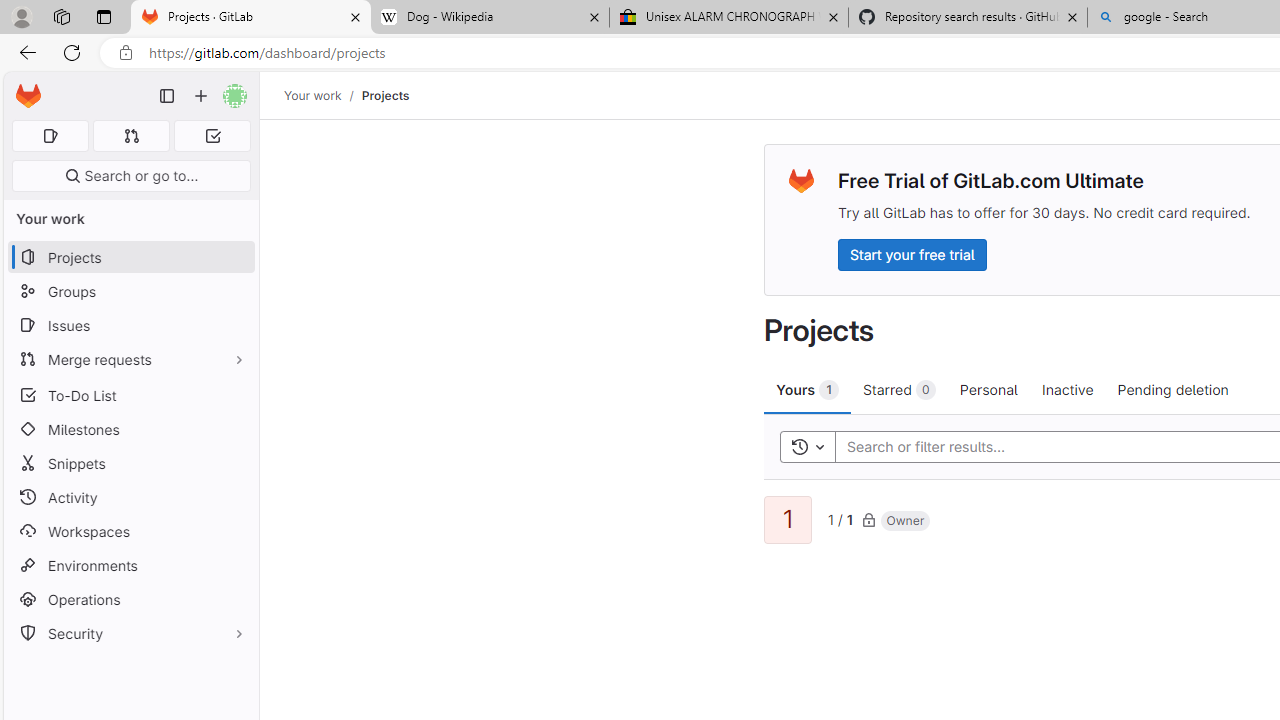 The width and height of the screenshot is (1280, 720). Describe the element at coordinates (130, 428) in the screenshot. I see `'Milestones'` at that location.